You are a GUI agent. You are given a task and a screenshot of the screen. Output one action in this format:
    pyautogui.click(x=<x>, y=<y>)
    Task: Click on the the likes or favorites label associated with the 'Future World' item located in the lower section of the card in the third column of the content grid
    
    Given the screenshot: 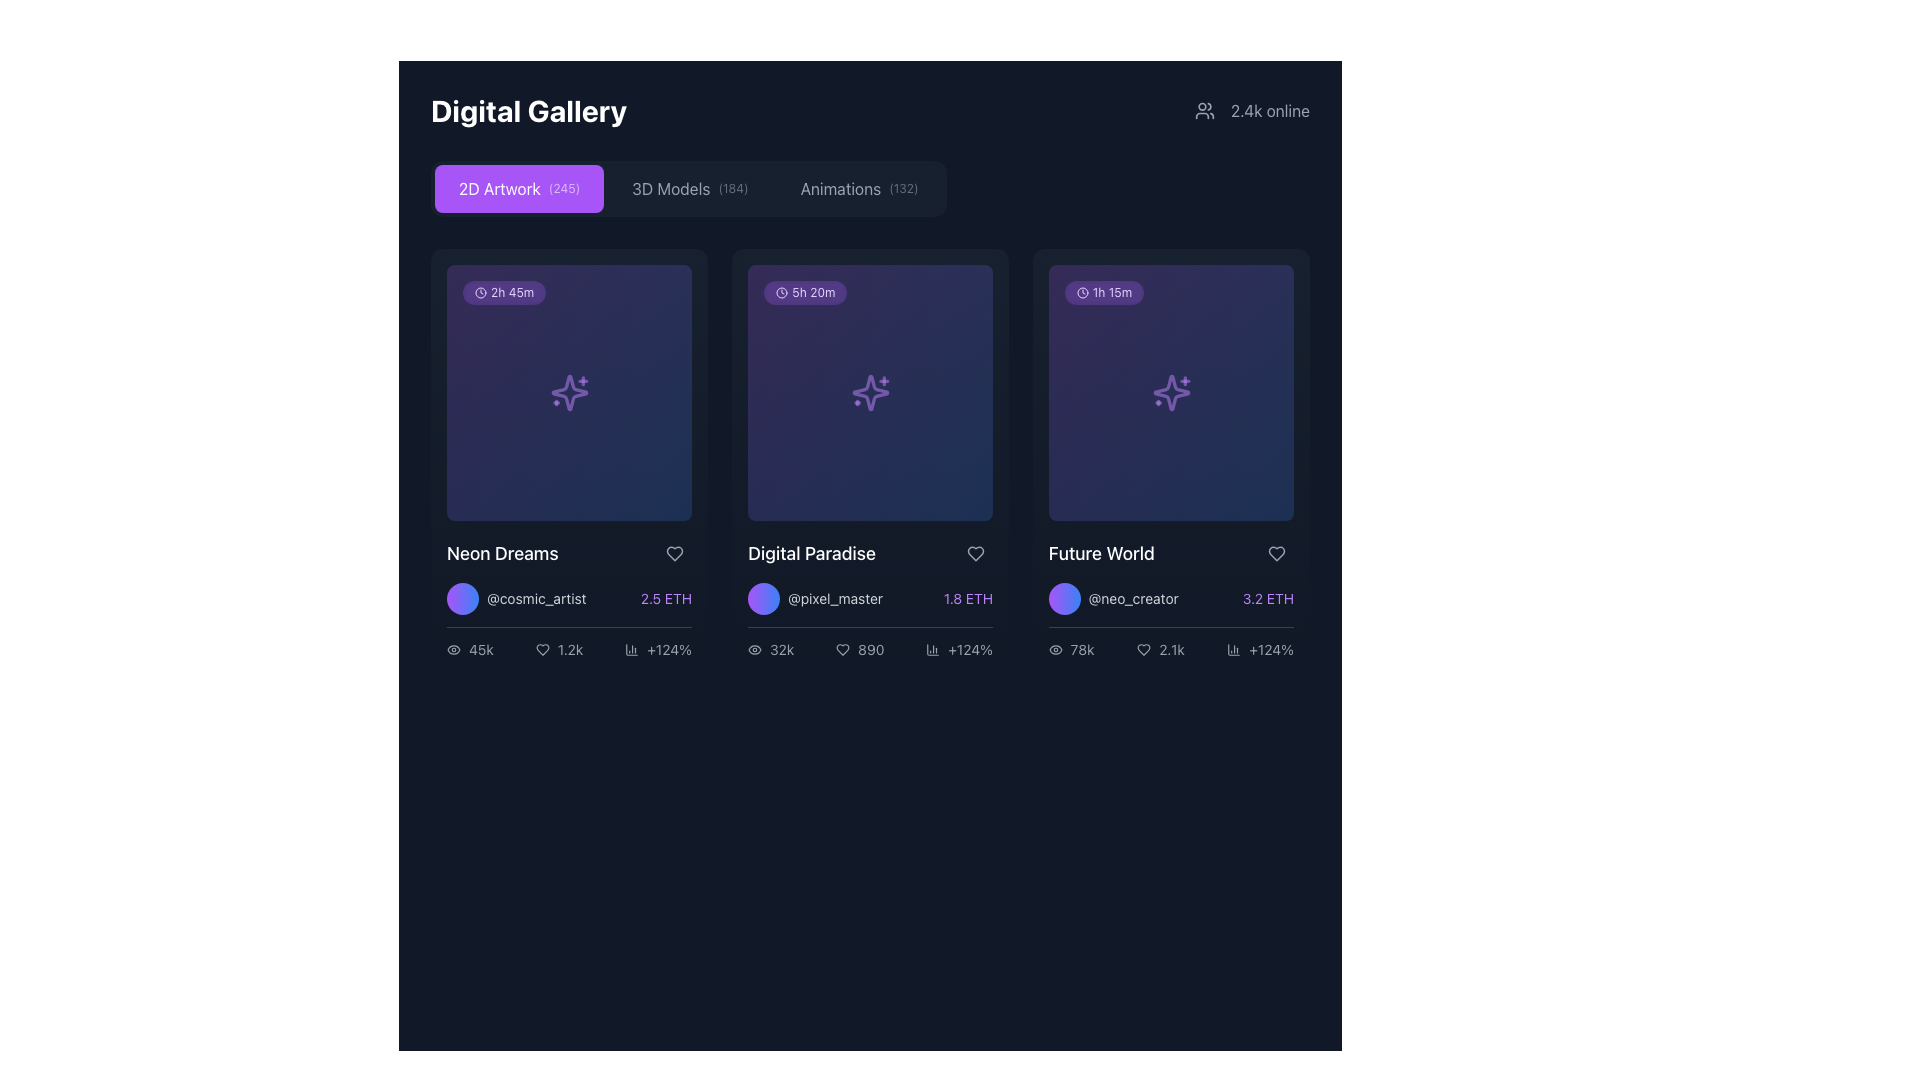 What is the action you would take?
    pyautogui.click(x=1171, y=650)
    